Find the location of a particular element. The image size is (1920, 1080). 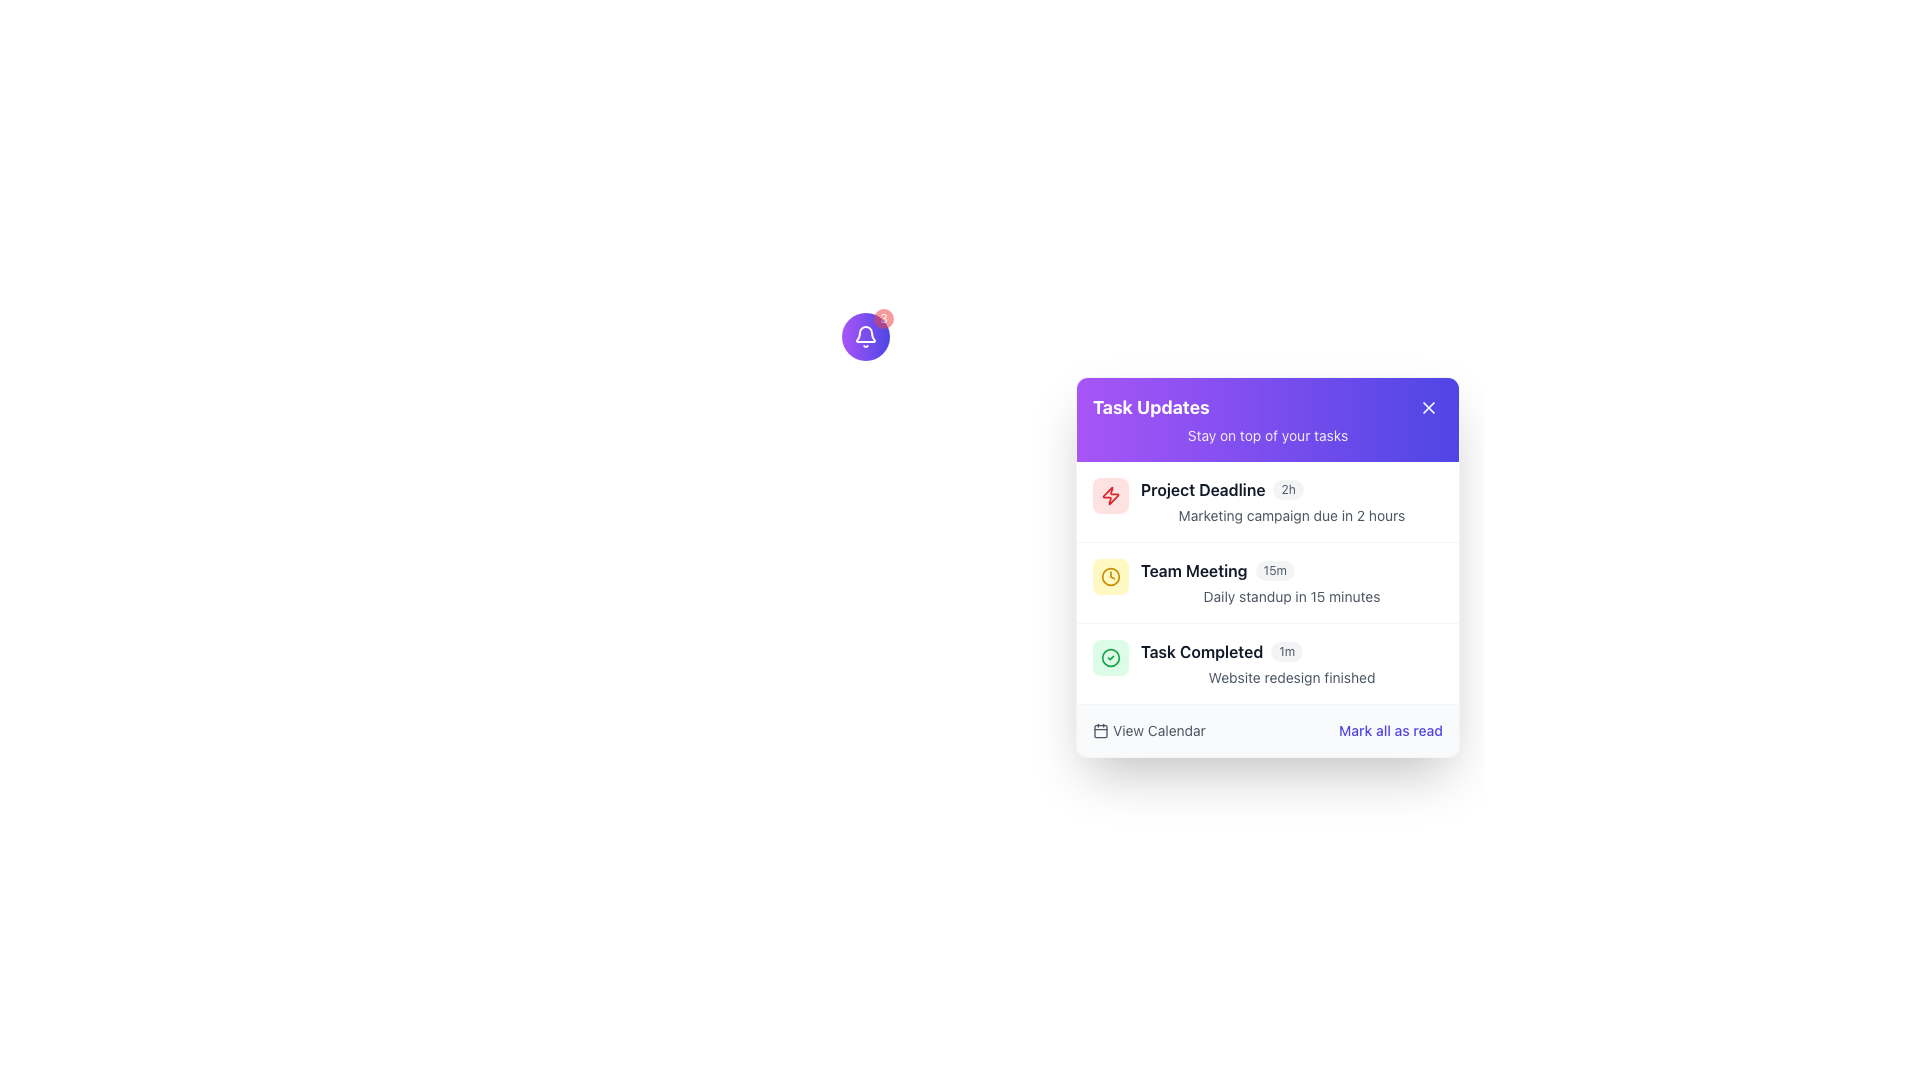

the timestamp label that indicates the task was completed one minute ago, located to the right of the 'Task Completed' text in the 'Task Updates' section is located at coordinates (1287, 651).